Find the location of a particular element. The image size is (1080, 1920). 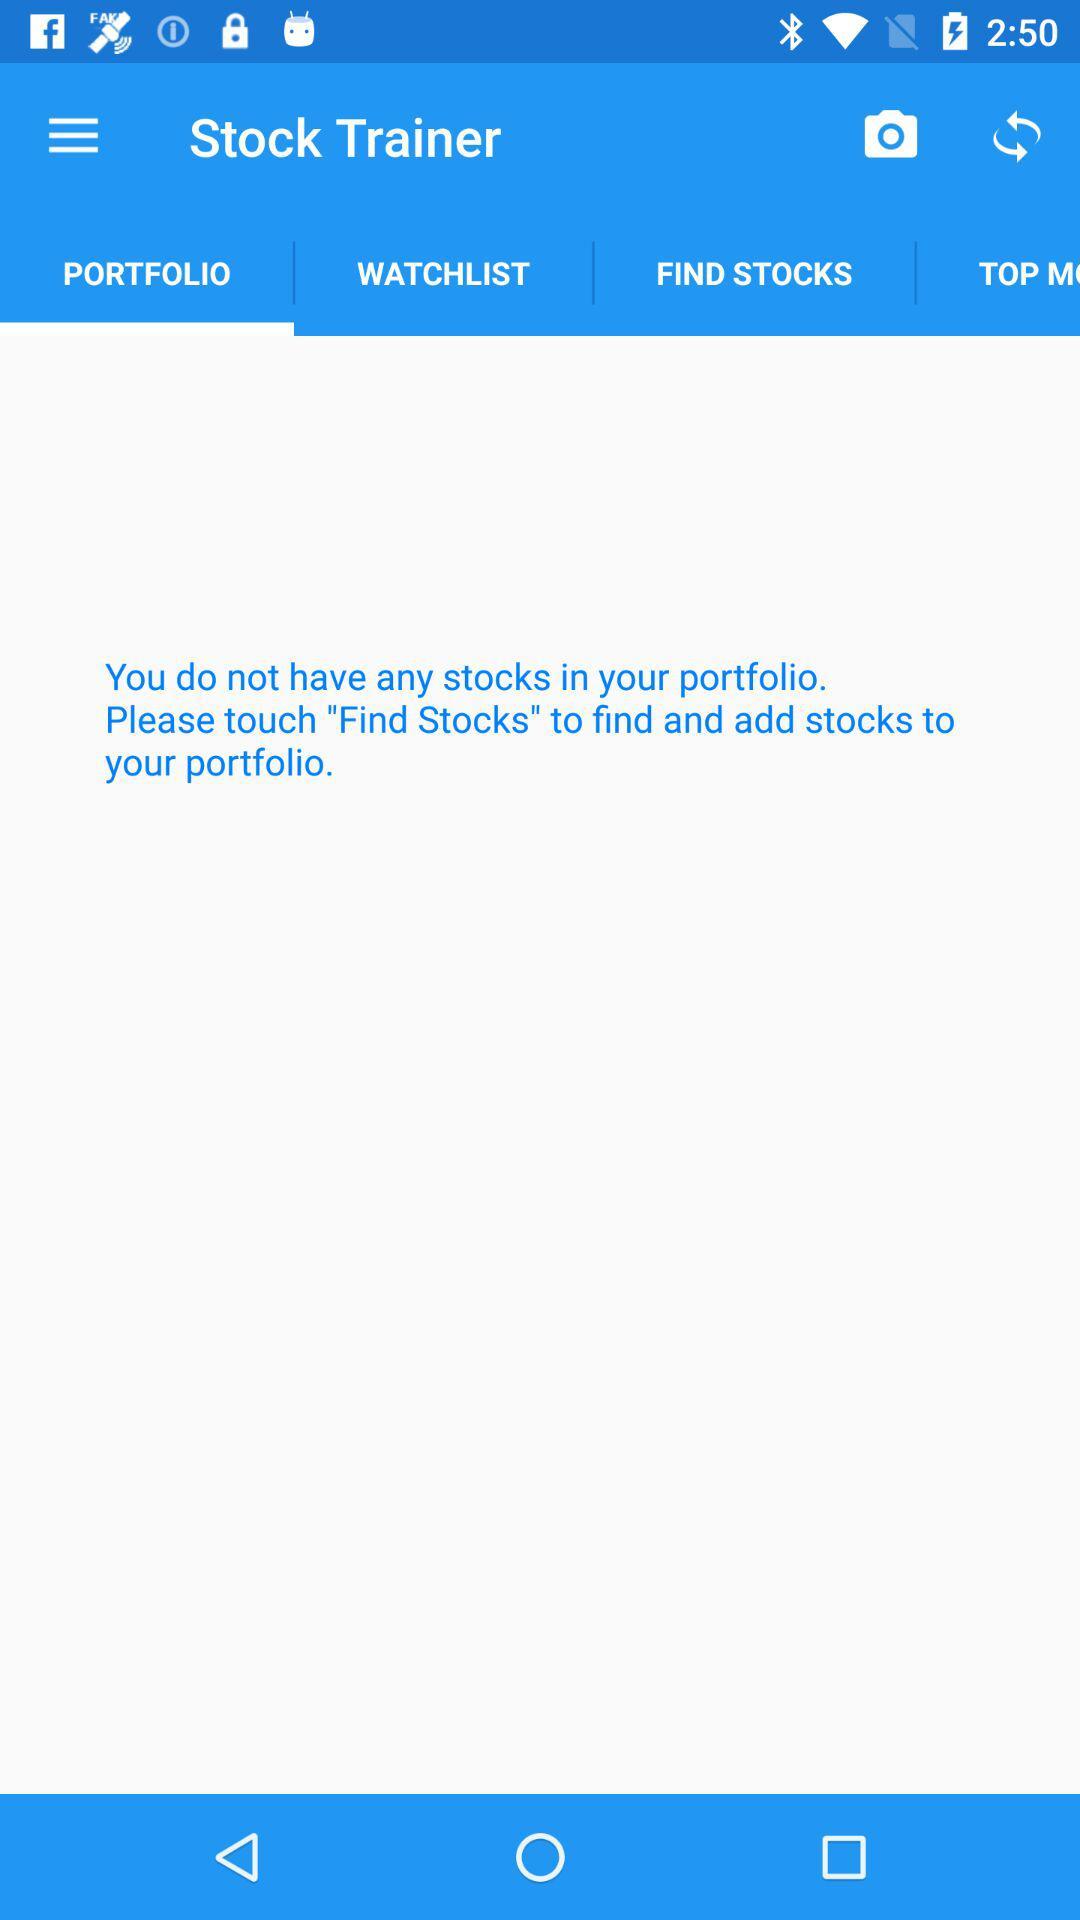

item above the you do not icon is located at coordinates (442, 272).